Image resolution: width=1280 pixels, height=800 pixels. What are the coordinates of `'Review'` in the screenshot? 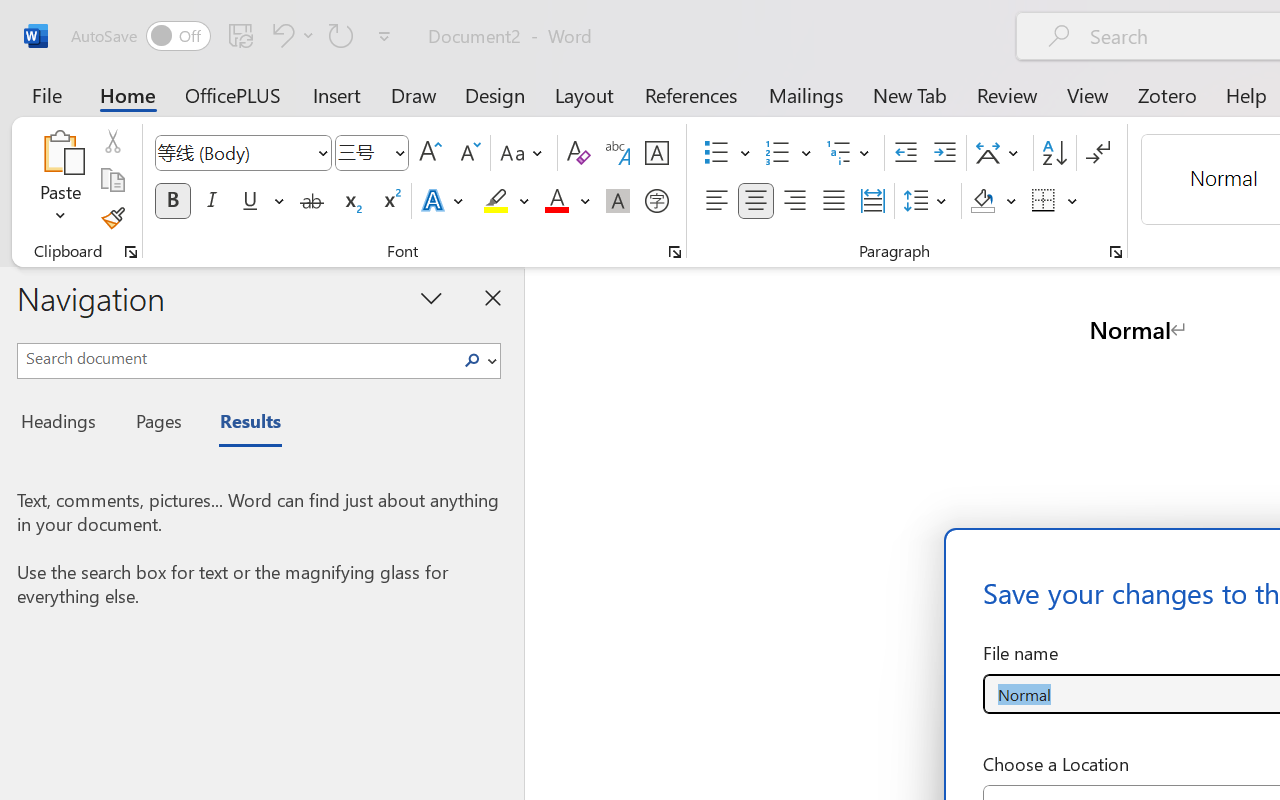 It's located at (1007, 94).